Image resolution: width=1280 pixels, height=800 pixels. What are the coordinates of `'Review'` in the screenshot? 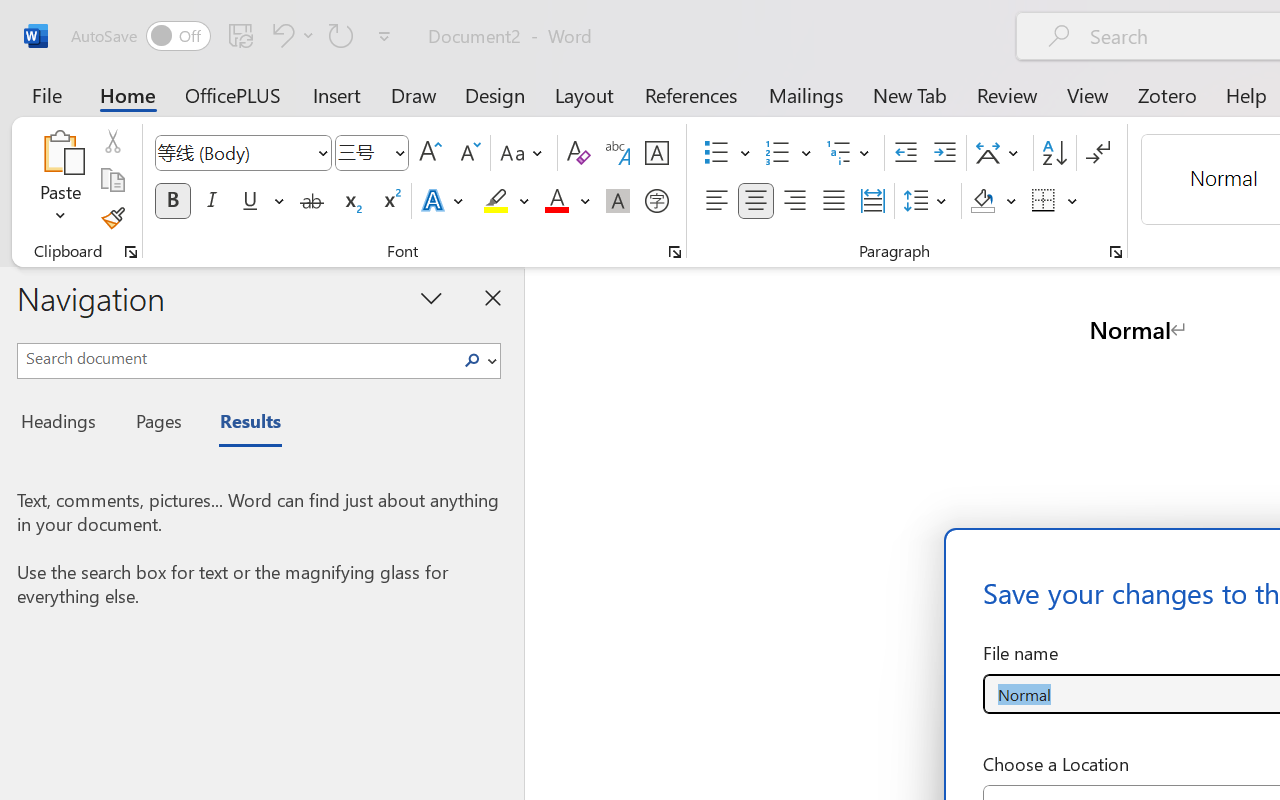 It's located at (1007, 94).